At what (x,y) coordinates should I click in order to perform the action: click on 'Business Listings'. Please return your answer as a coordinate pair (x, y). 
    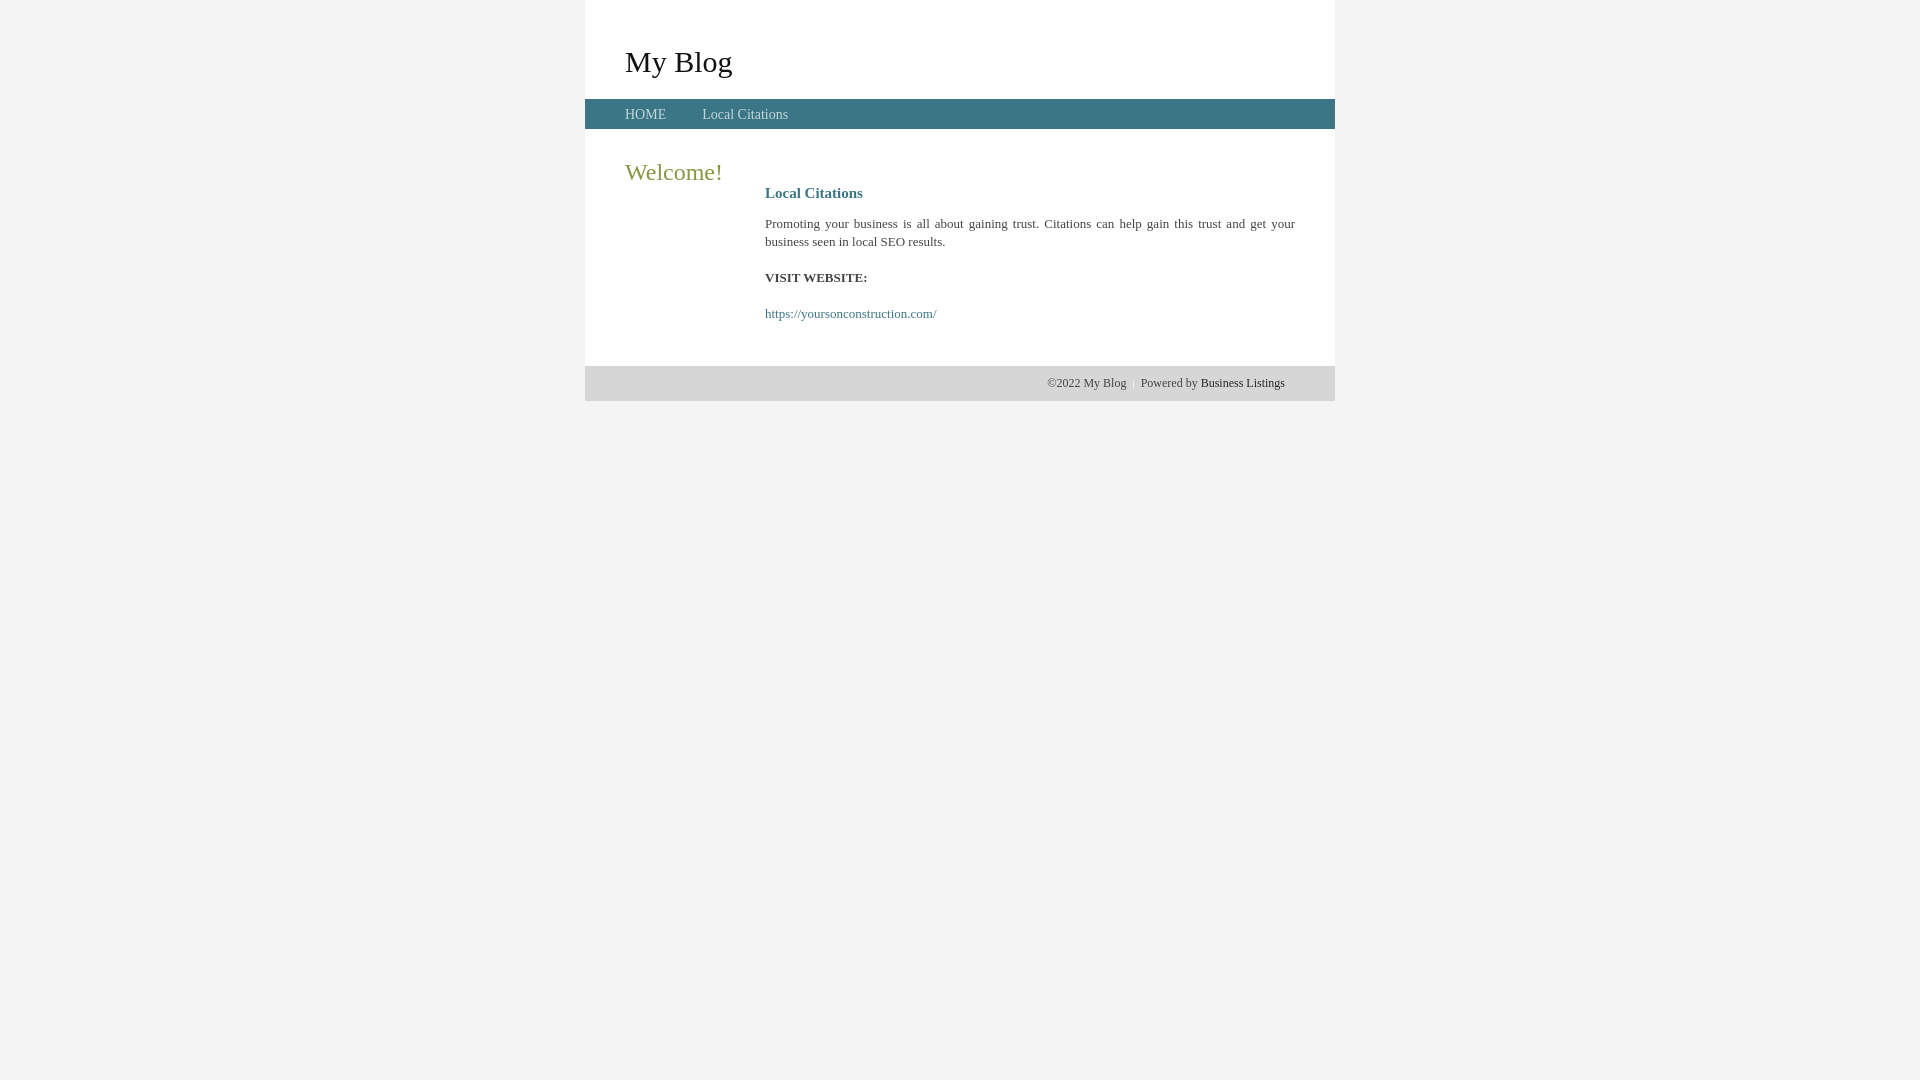
    Looking at the image, I should click on (1242, 382).